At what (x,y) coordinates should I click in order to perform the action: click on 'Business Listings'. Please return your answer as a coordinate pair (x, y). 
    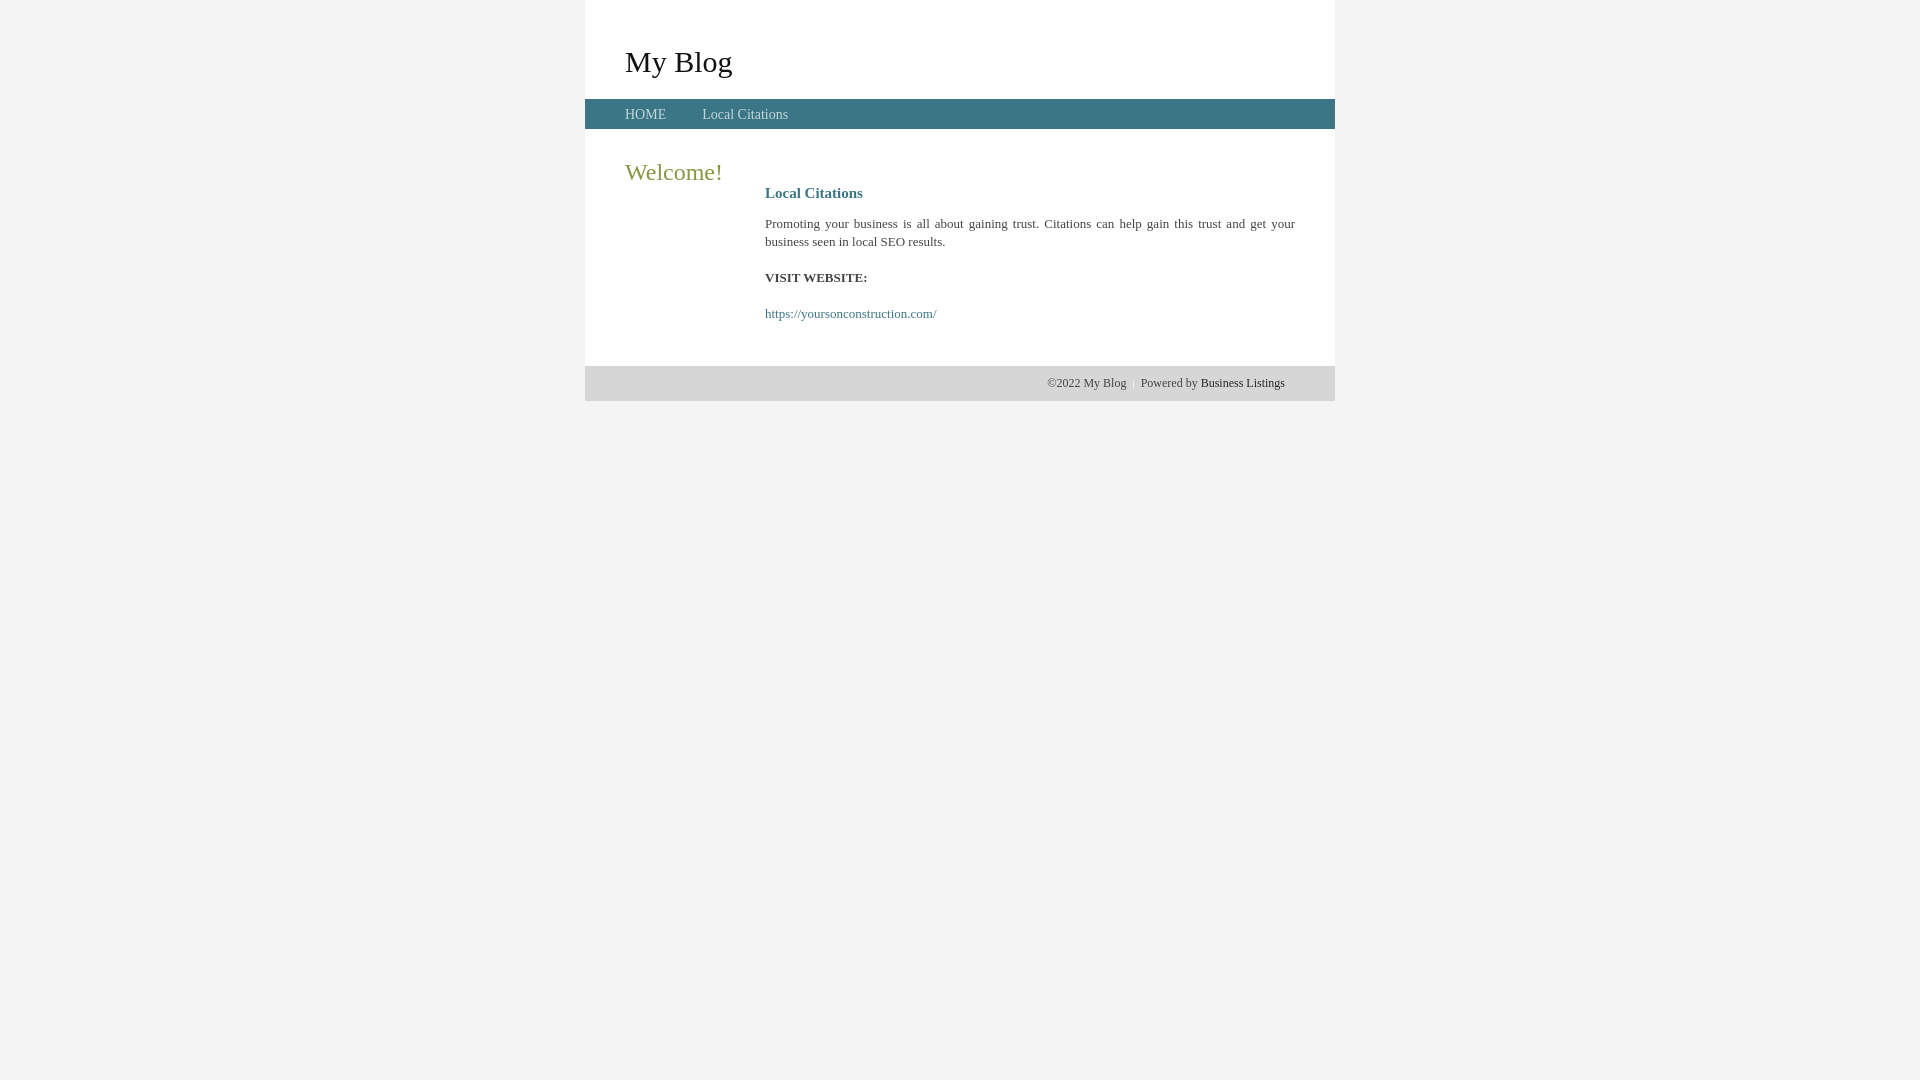
    Looking at the image, I should click on (1242, 382).